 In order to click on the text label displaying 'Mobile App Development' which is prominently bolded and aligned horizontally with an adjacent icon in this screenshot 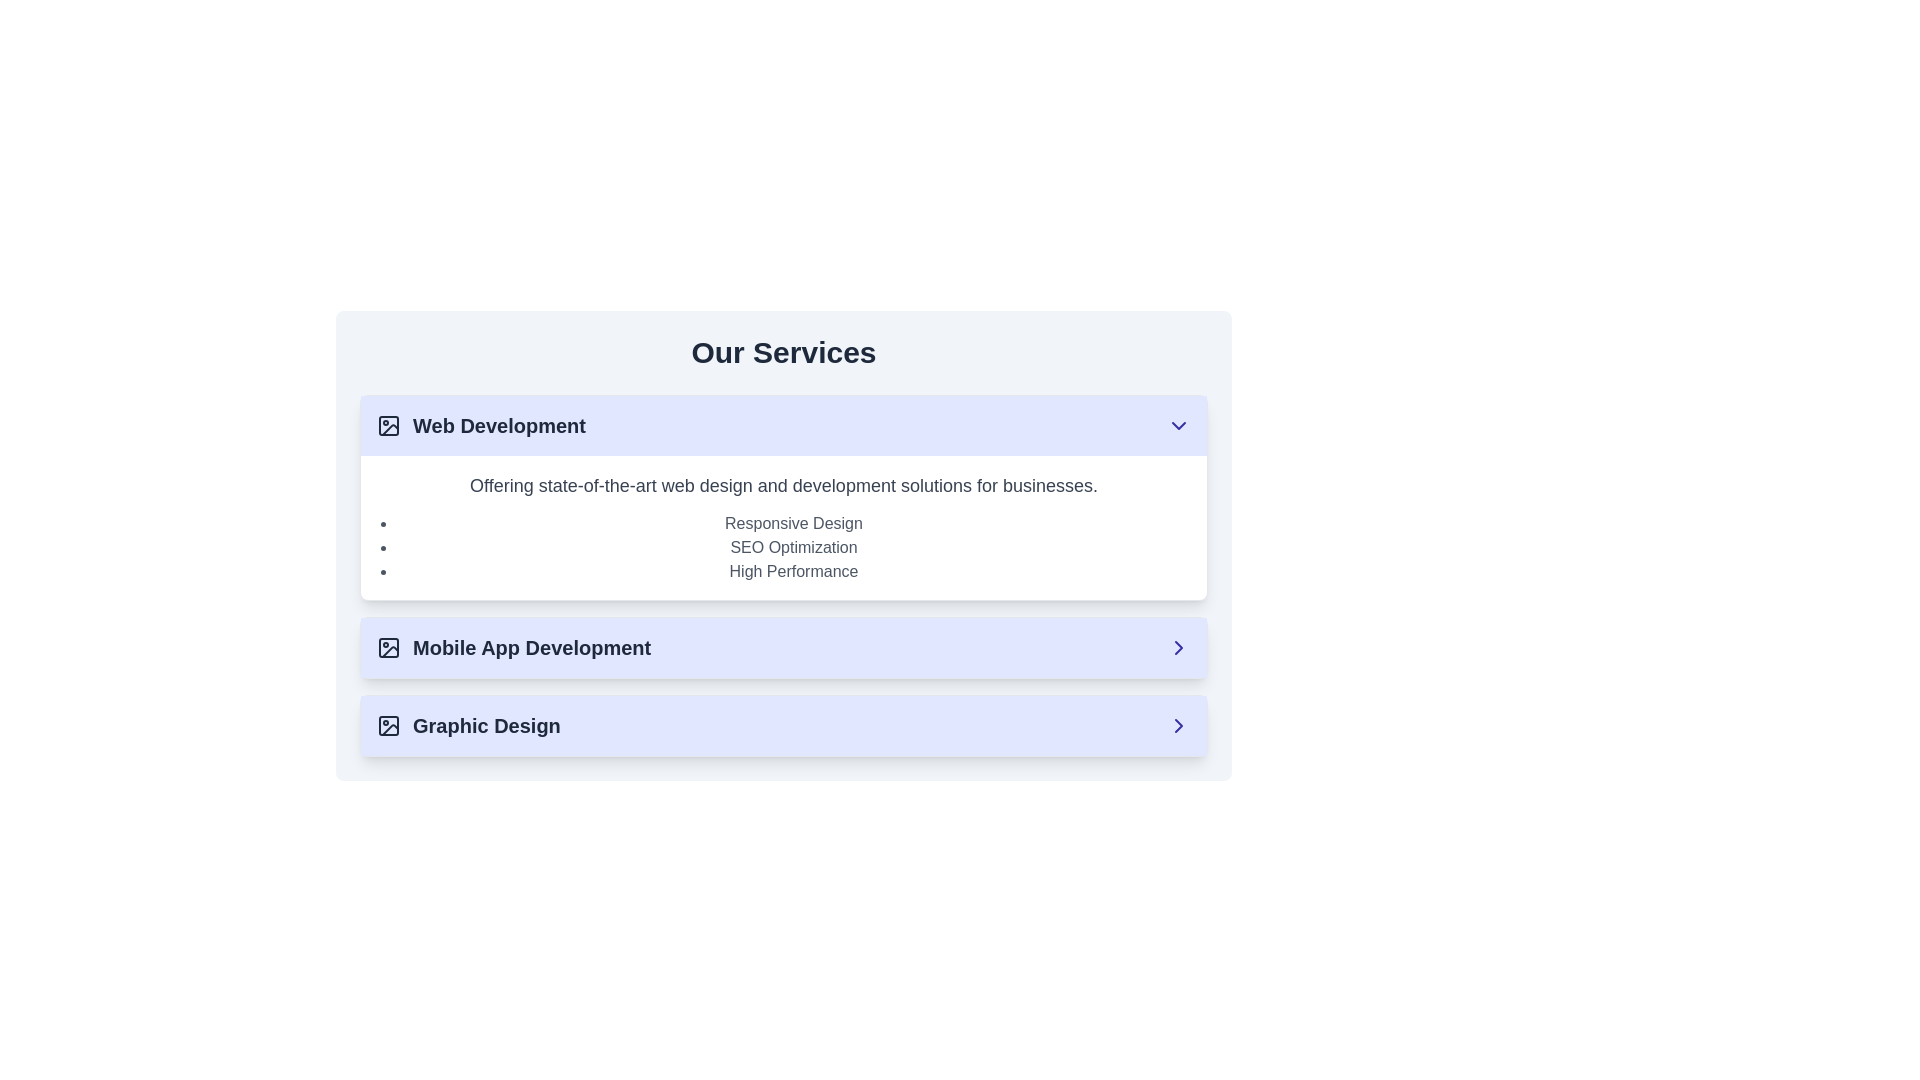, I will do `click(514, 648)`.